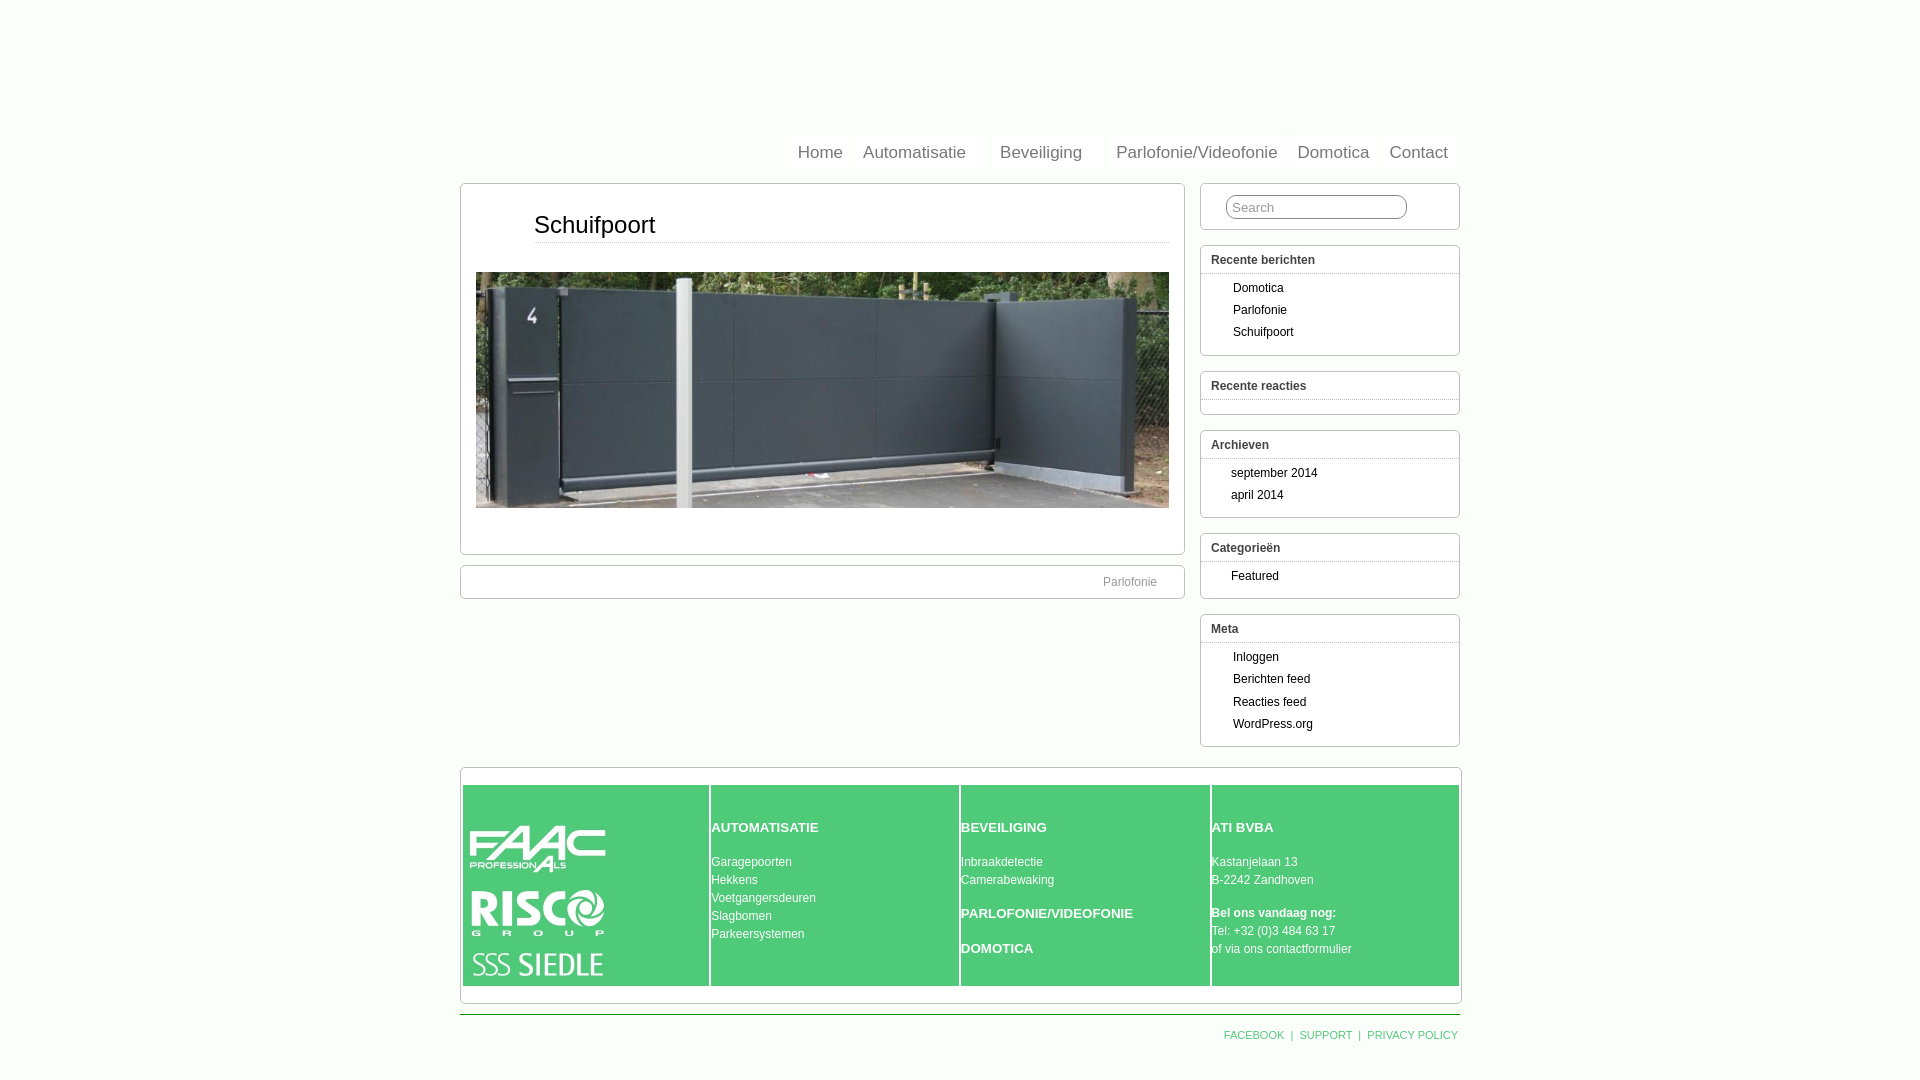 This screenshot has height=1080, width=1920. Describe the element at coordinates (1268, 700) in the screenshot. I see `'Reacties feed'` at that location.